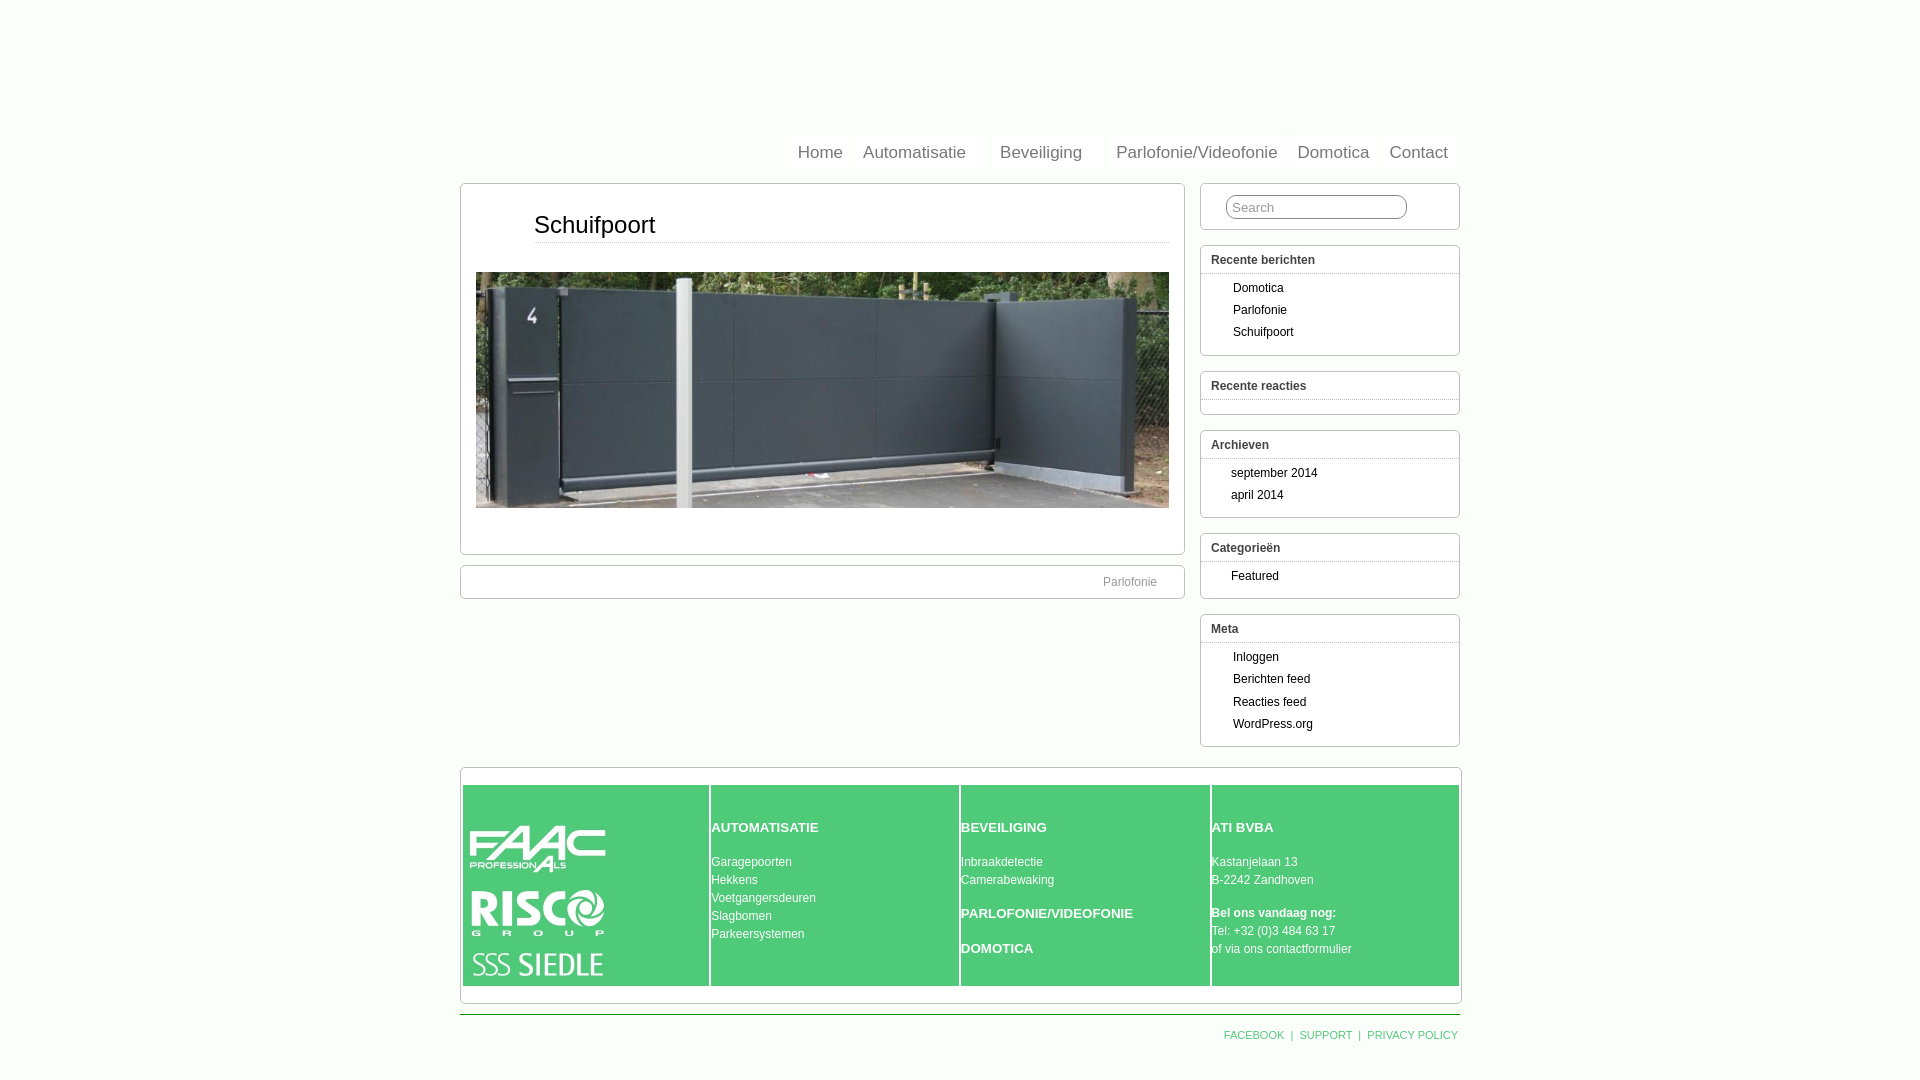 This screenshot has height=1080, width=1920. Describe the element at coordinates (1268, 700) in the screenshot. I see `'Reacties feed'` at that location.